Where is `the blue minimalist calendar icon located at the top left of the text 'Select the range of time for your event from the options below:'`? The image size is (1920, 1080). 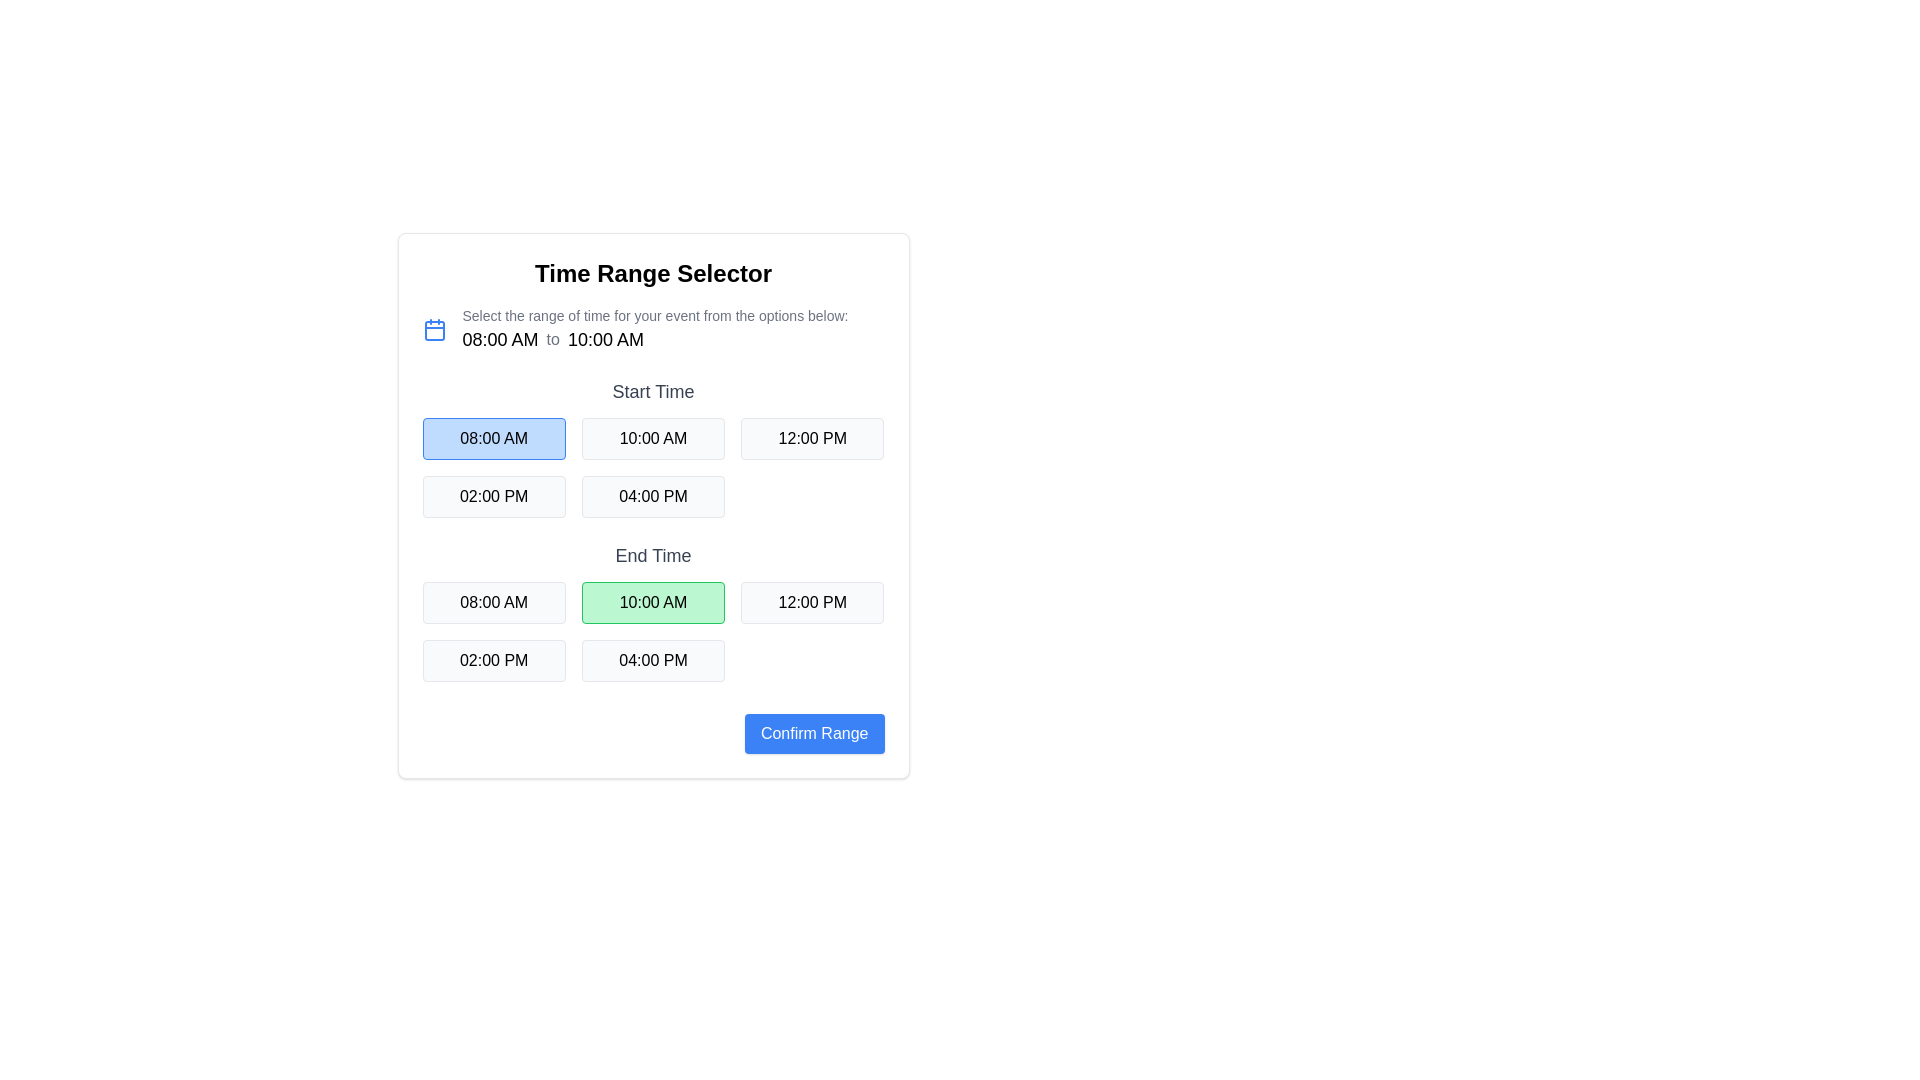
the blue minimalist calendar icon located at the top left of the text 'Select the range of time for your event from the options below:' is located at coordinates (433, 329).